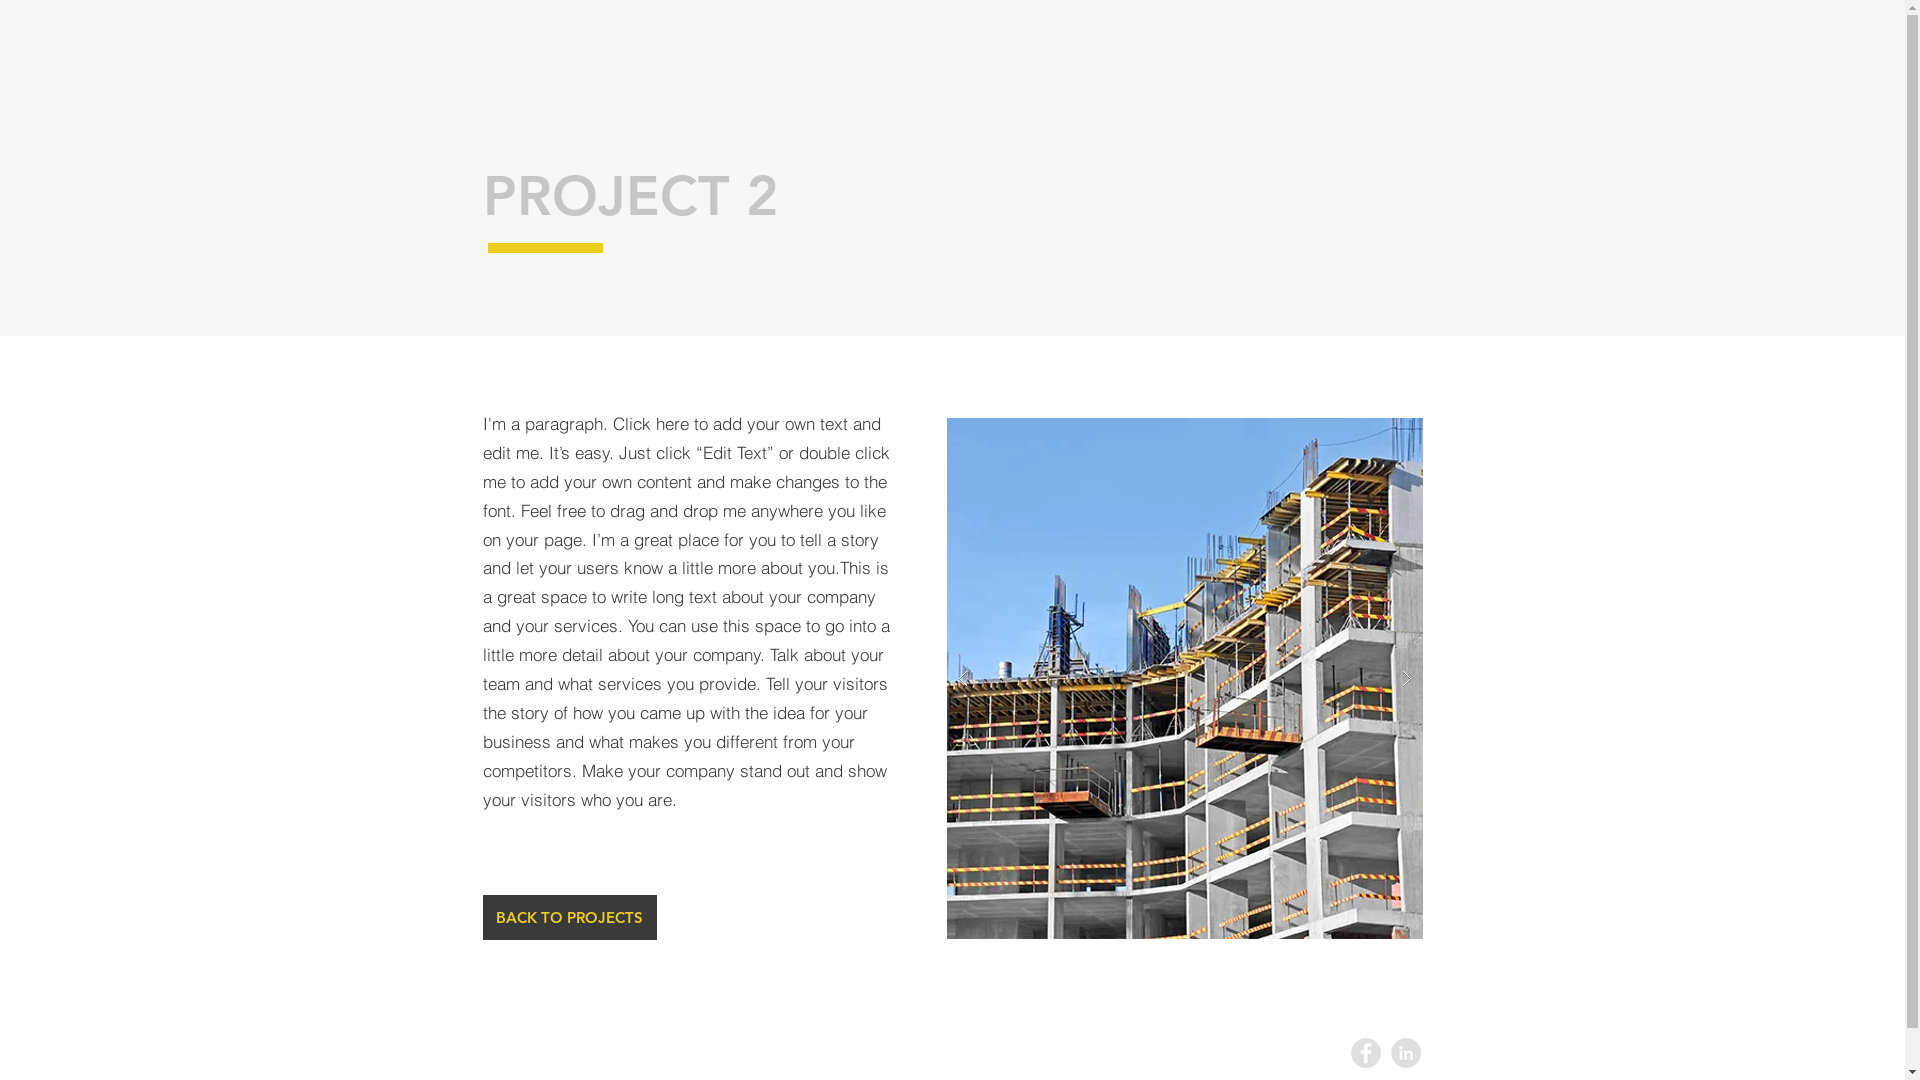 The image size is (1920, 1080). What do you see at coordinates (481, 917) in the screenshot?
I see `'BACK TO PROJECTS'` at bounding box center [481, 917].